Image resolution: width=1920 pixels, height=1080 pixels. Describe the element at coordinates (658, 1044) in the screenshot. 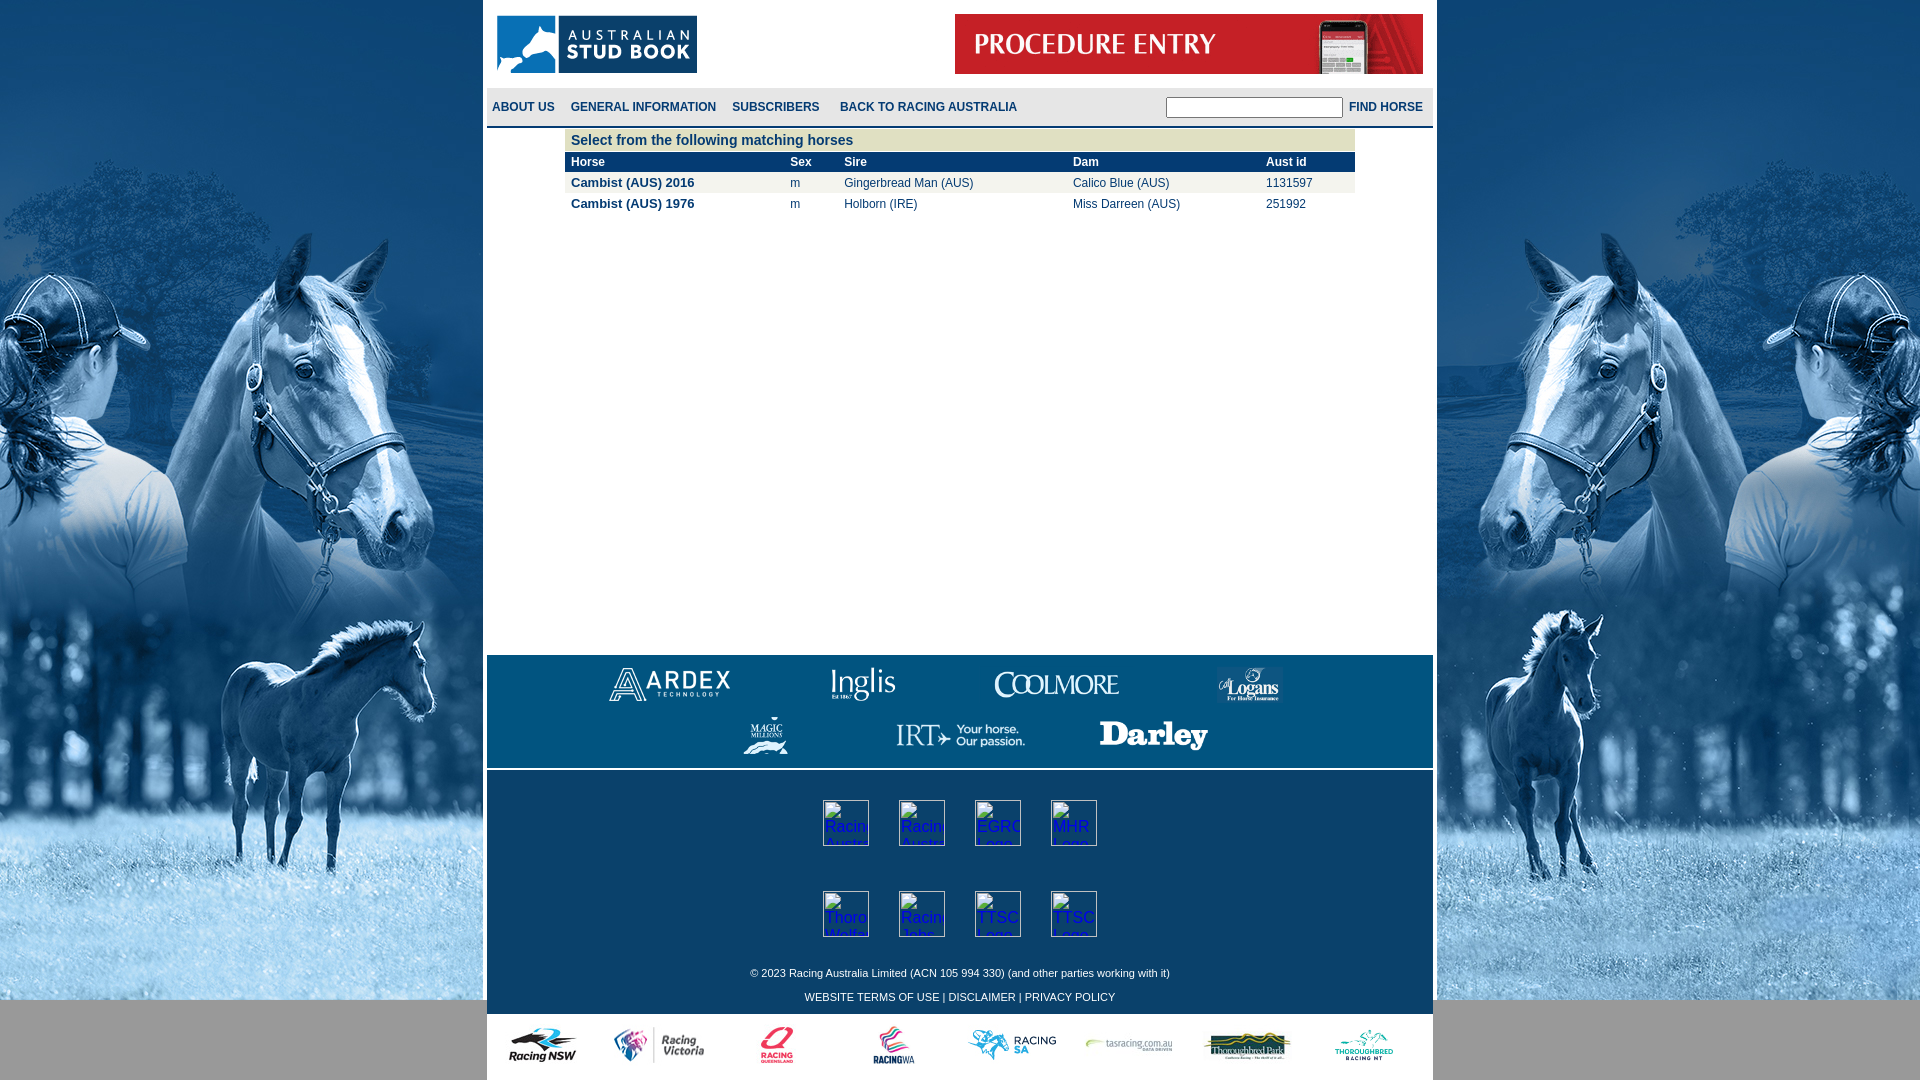

I see `'RacingVIC'` at that location.